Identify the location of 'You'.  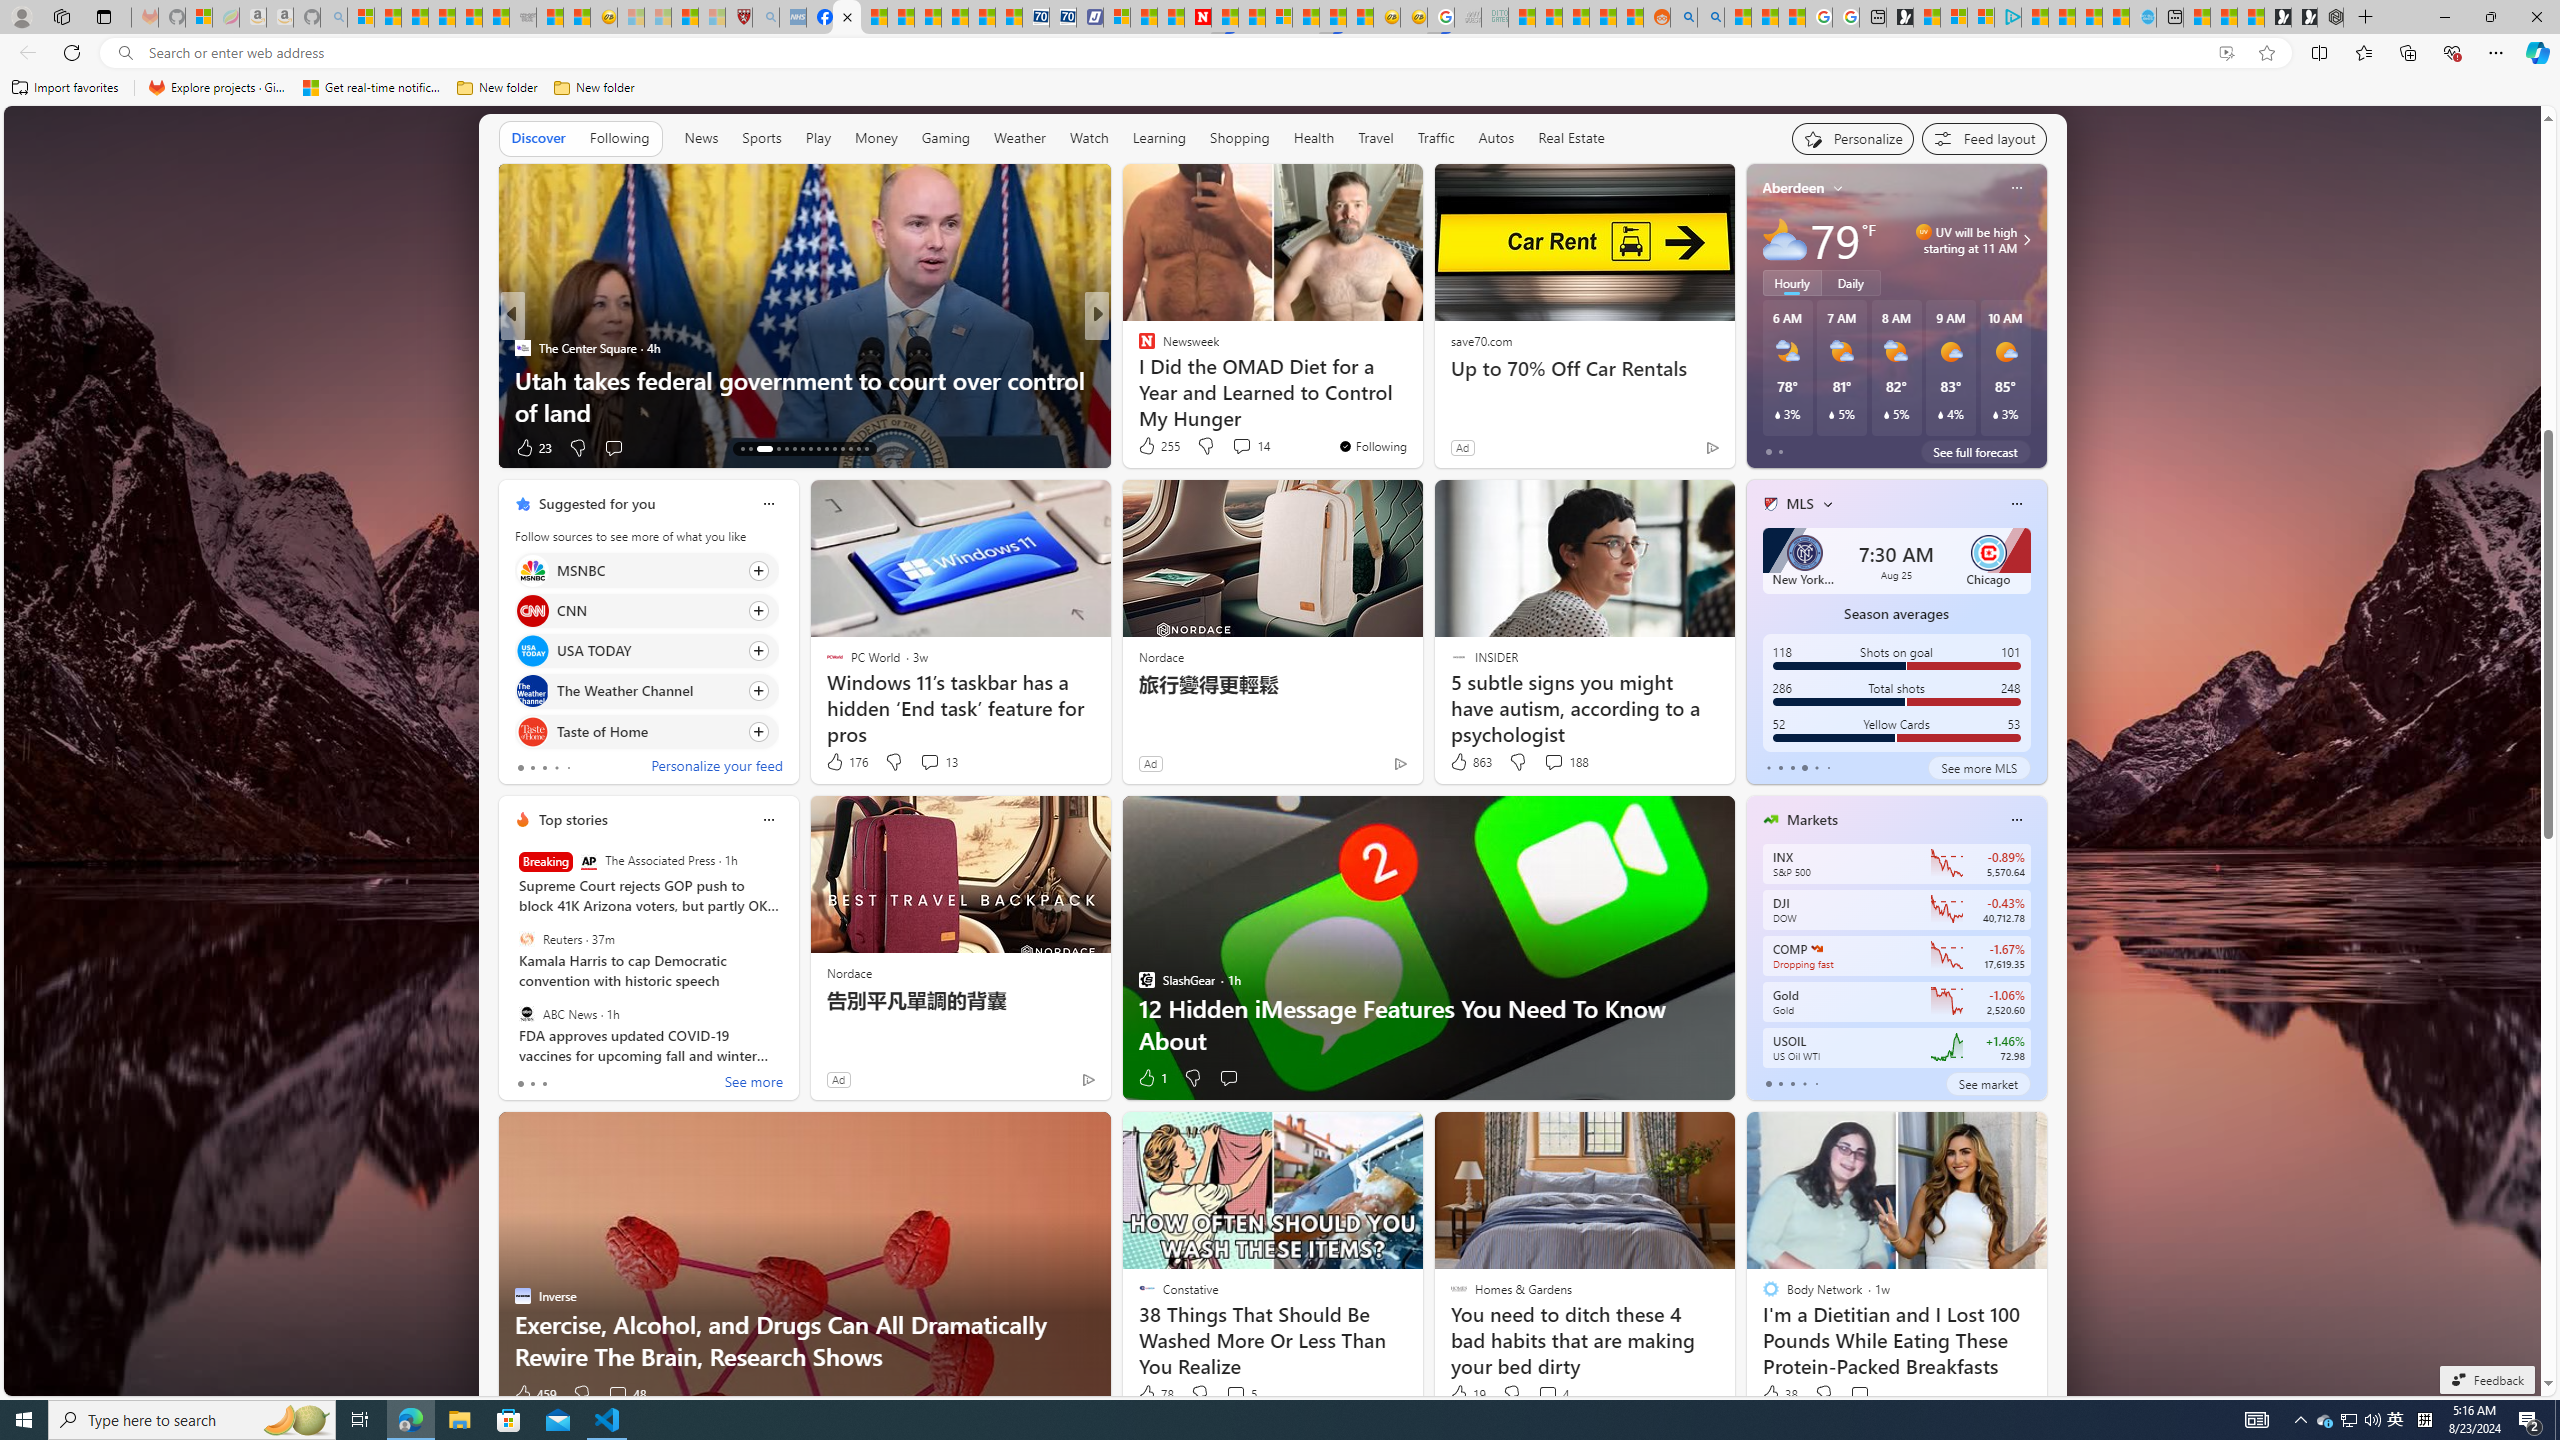
(1371, 445).